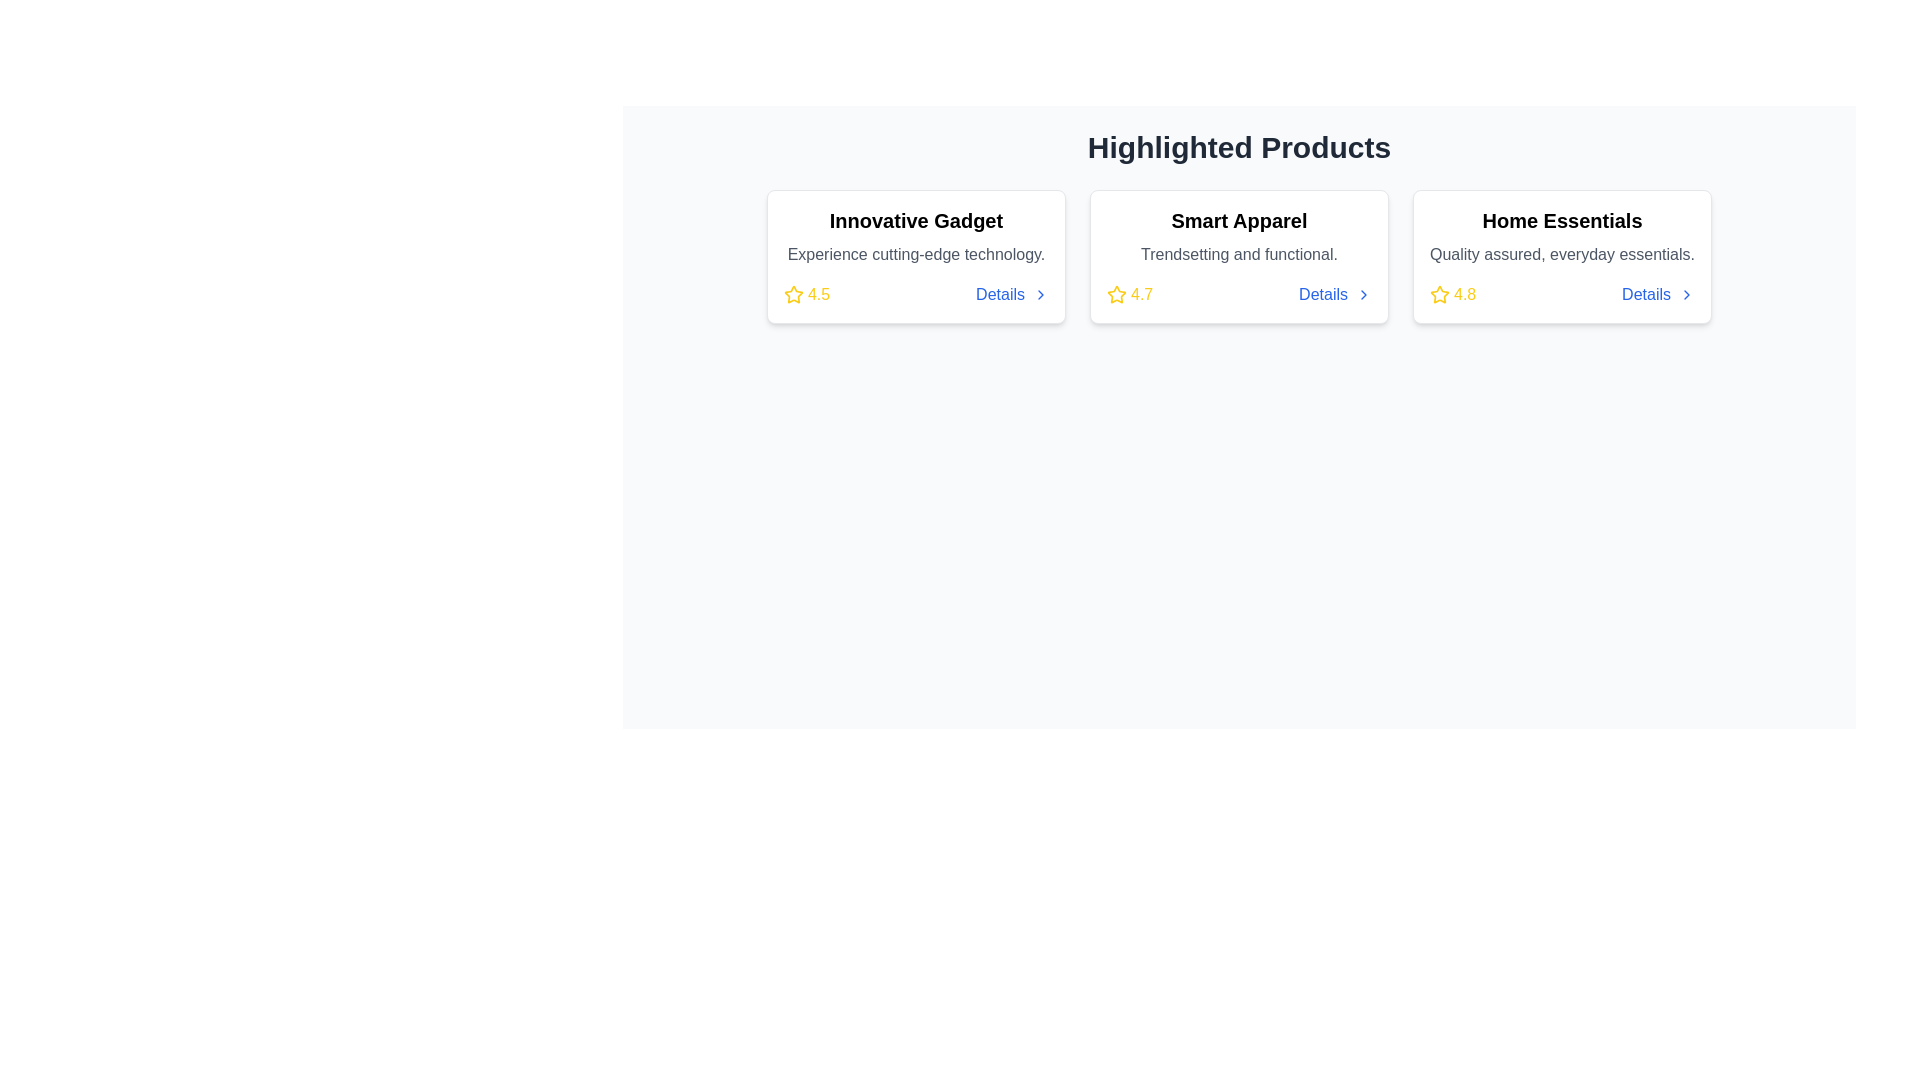 This screenshot has height=1080, width=1920. I want to click on the star-shaped rating icon located to the left of the rating '4.7' in the 'Smart Apparel' product card for interaction, so click(1116, 294).